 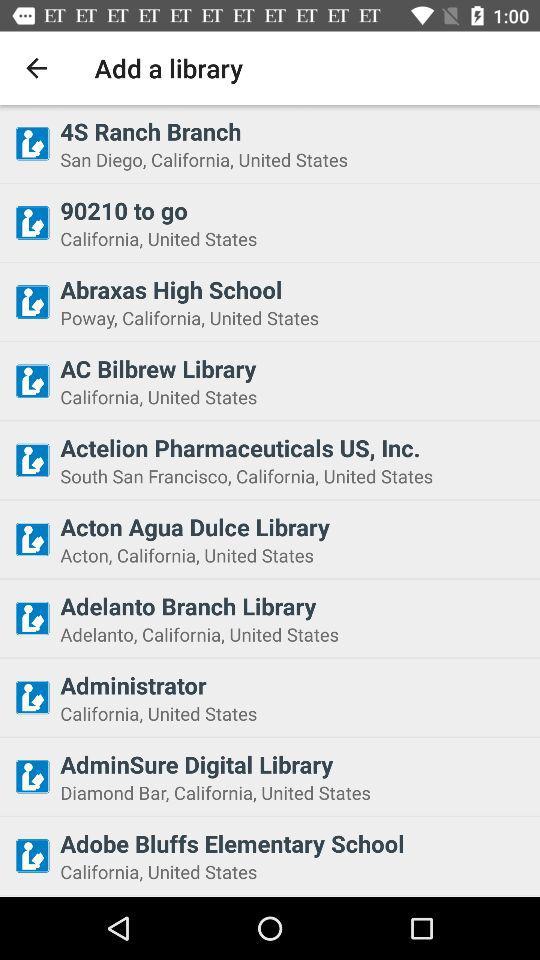 What do you see at coordinates (293, 130) in the screenshot?
I see `4s ranch branch icon` at bounding box center [293, 130].